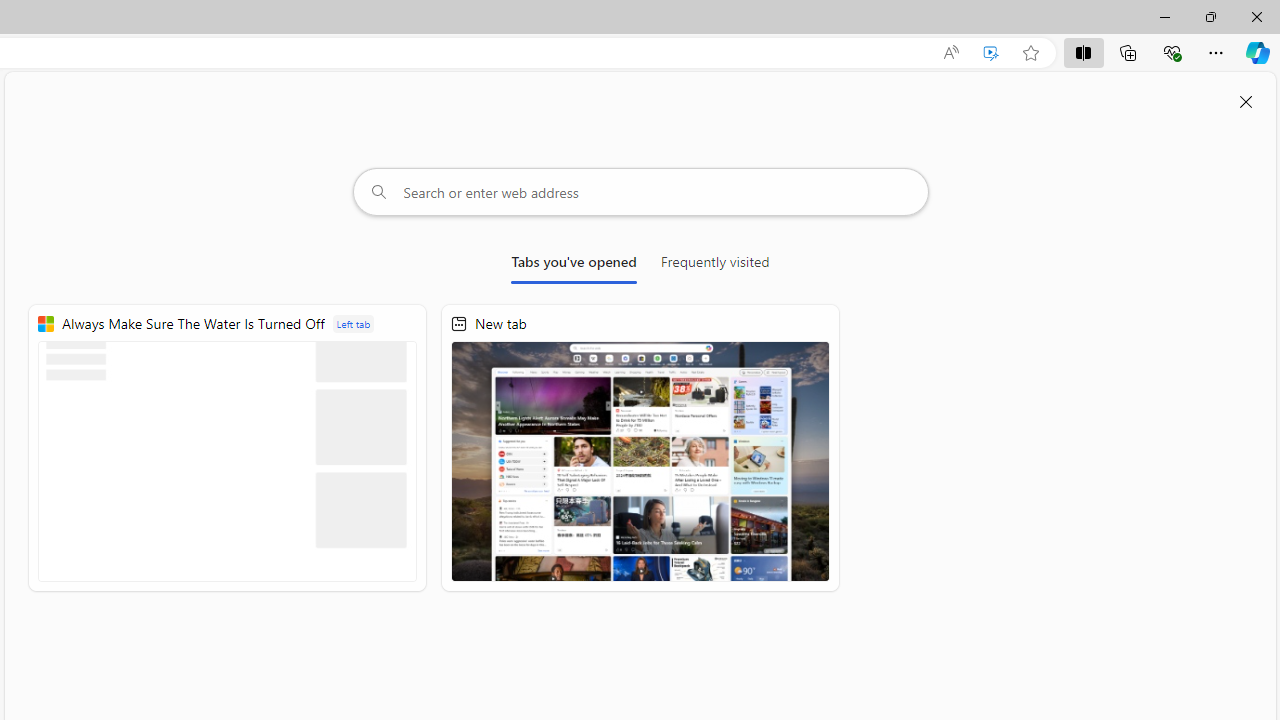 The image size is (1280, 720). What do you see at coordinates (227, 447) in the screenshot?
I see `'Always Make Sure The Water Is Turned Off'` at bounding box center [227, 447].